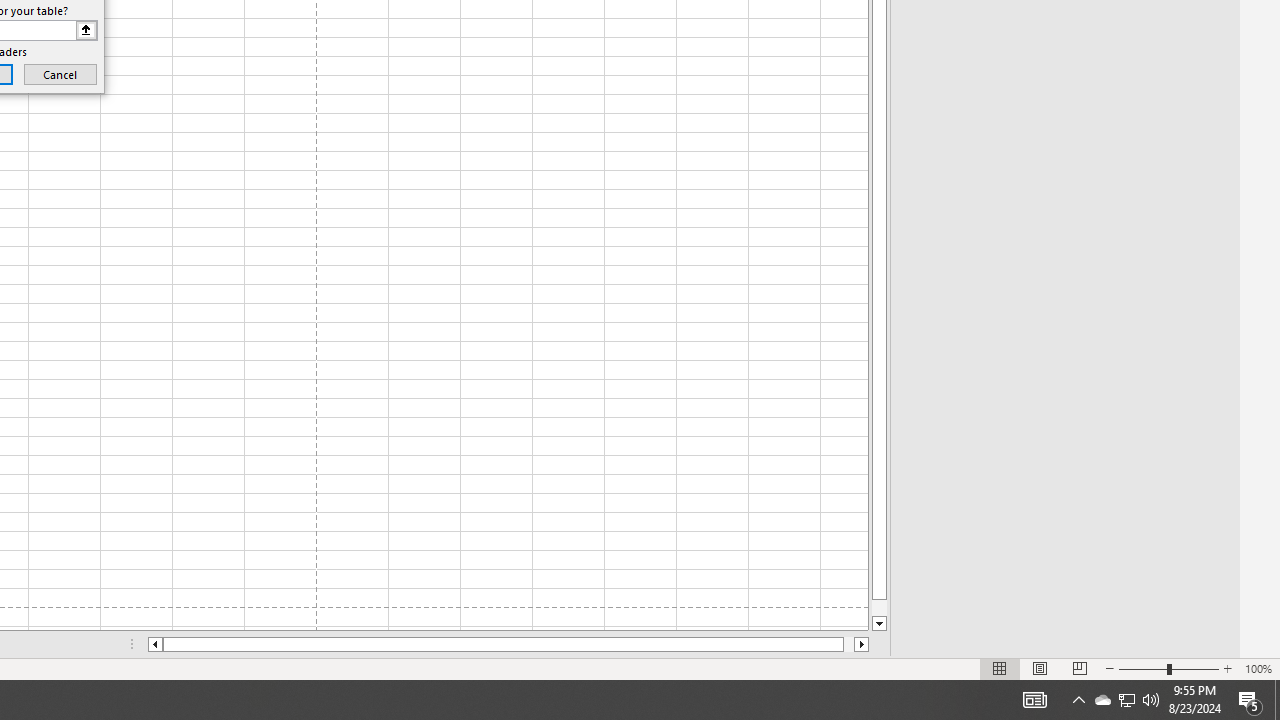  I want to click on 'Page right', so click(848, 644).